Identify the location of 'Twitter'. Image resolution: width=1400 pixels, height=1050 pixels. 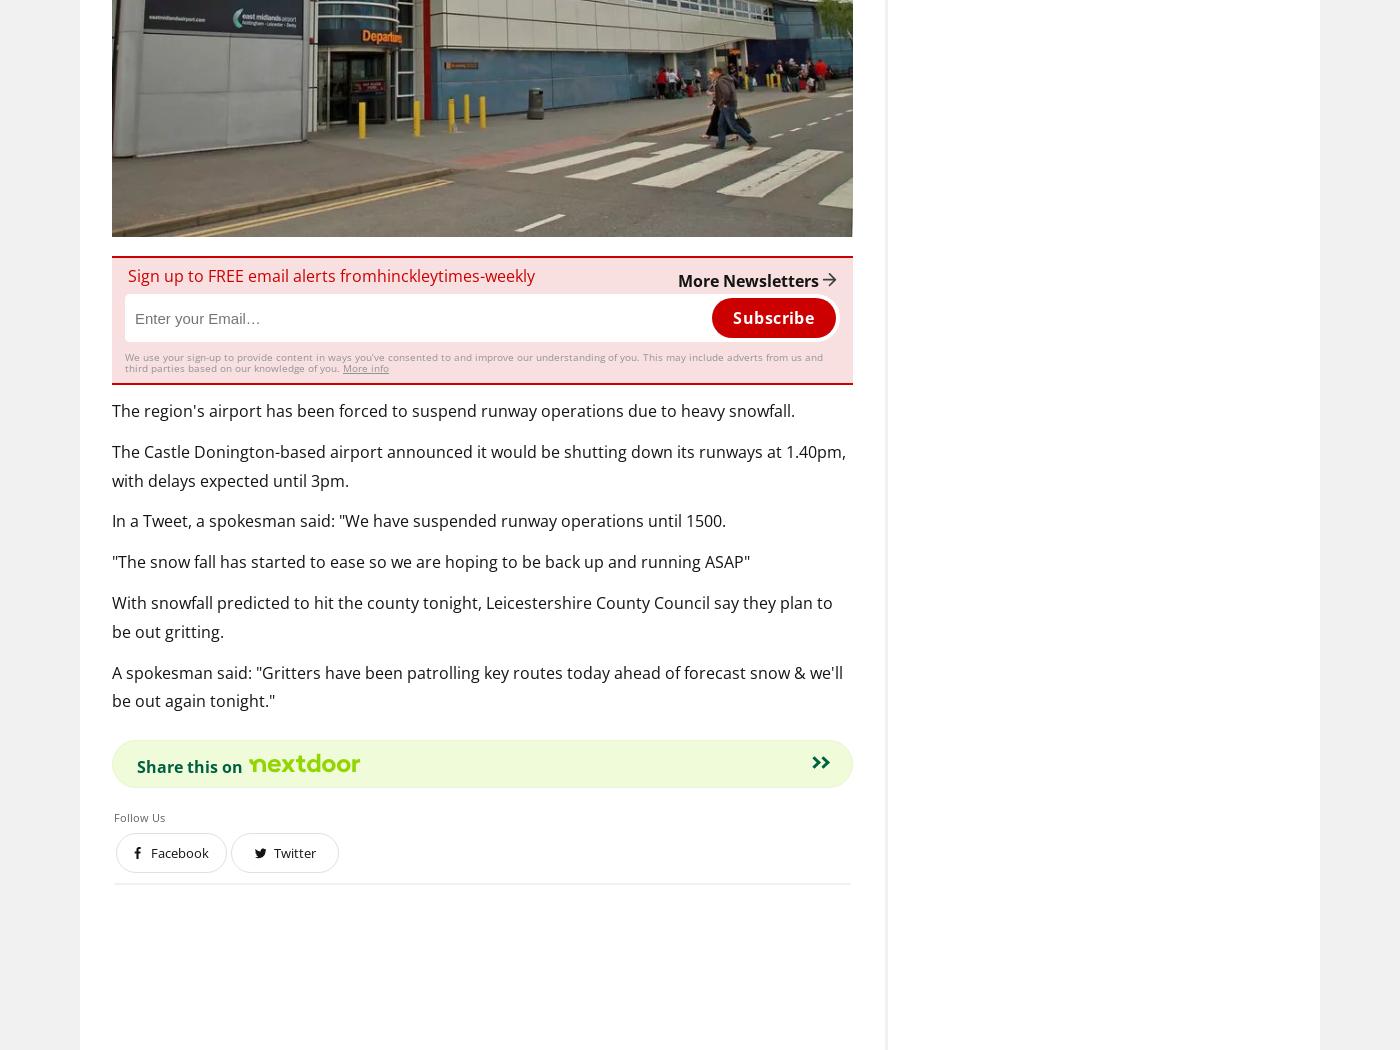
(294, 851).